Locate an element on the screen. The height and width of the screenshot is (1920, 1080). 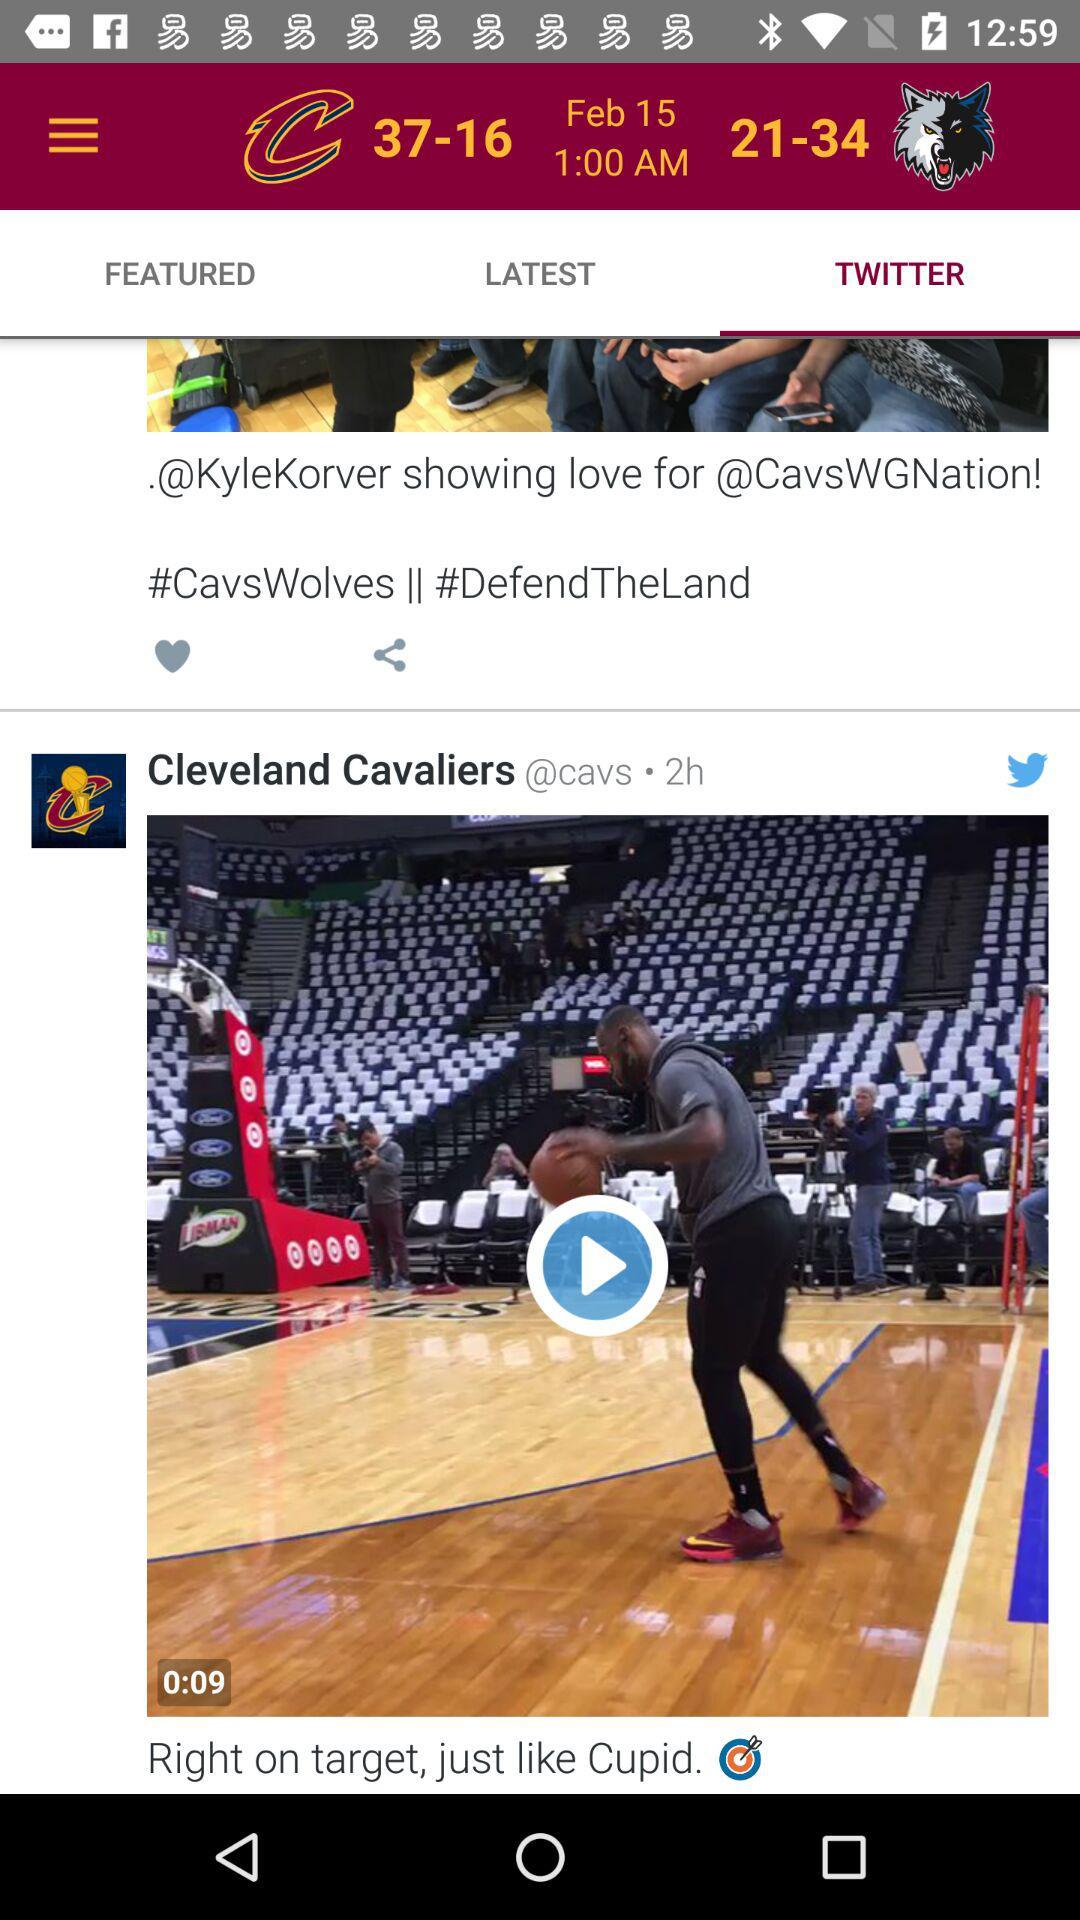
the icon to the left of the @cavs icon is located at coordinates (330, 767).